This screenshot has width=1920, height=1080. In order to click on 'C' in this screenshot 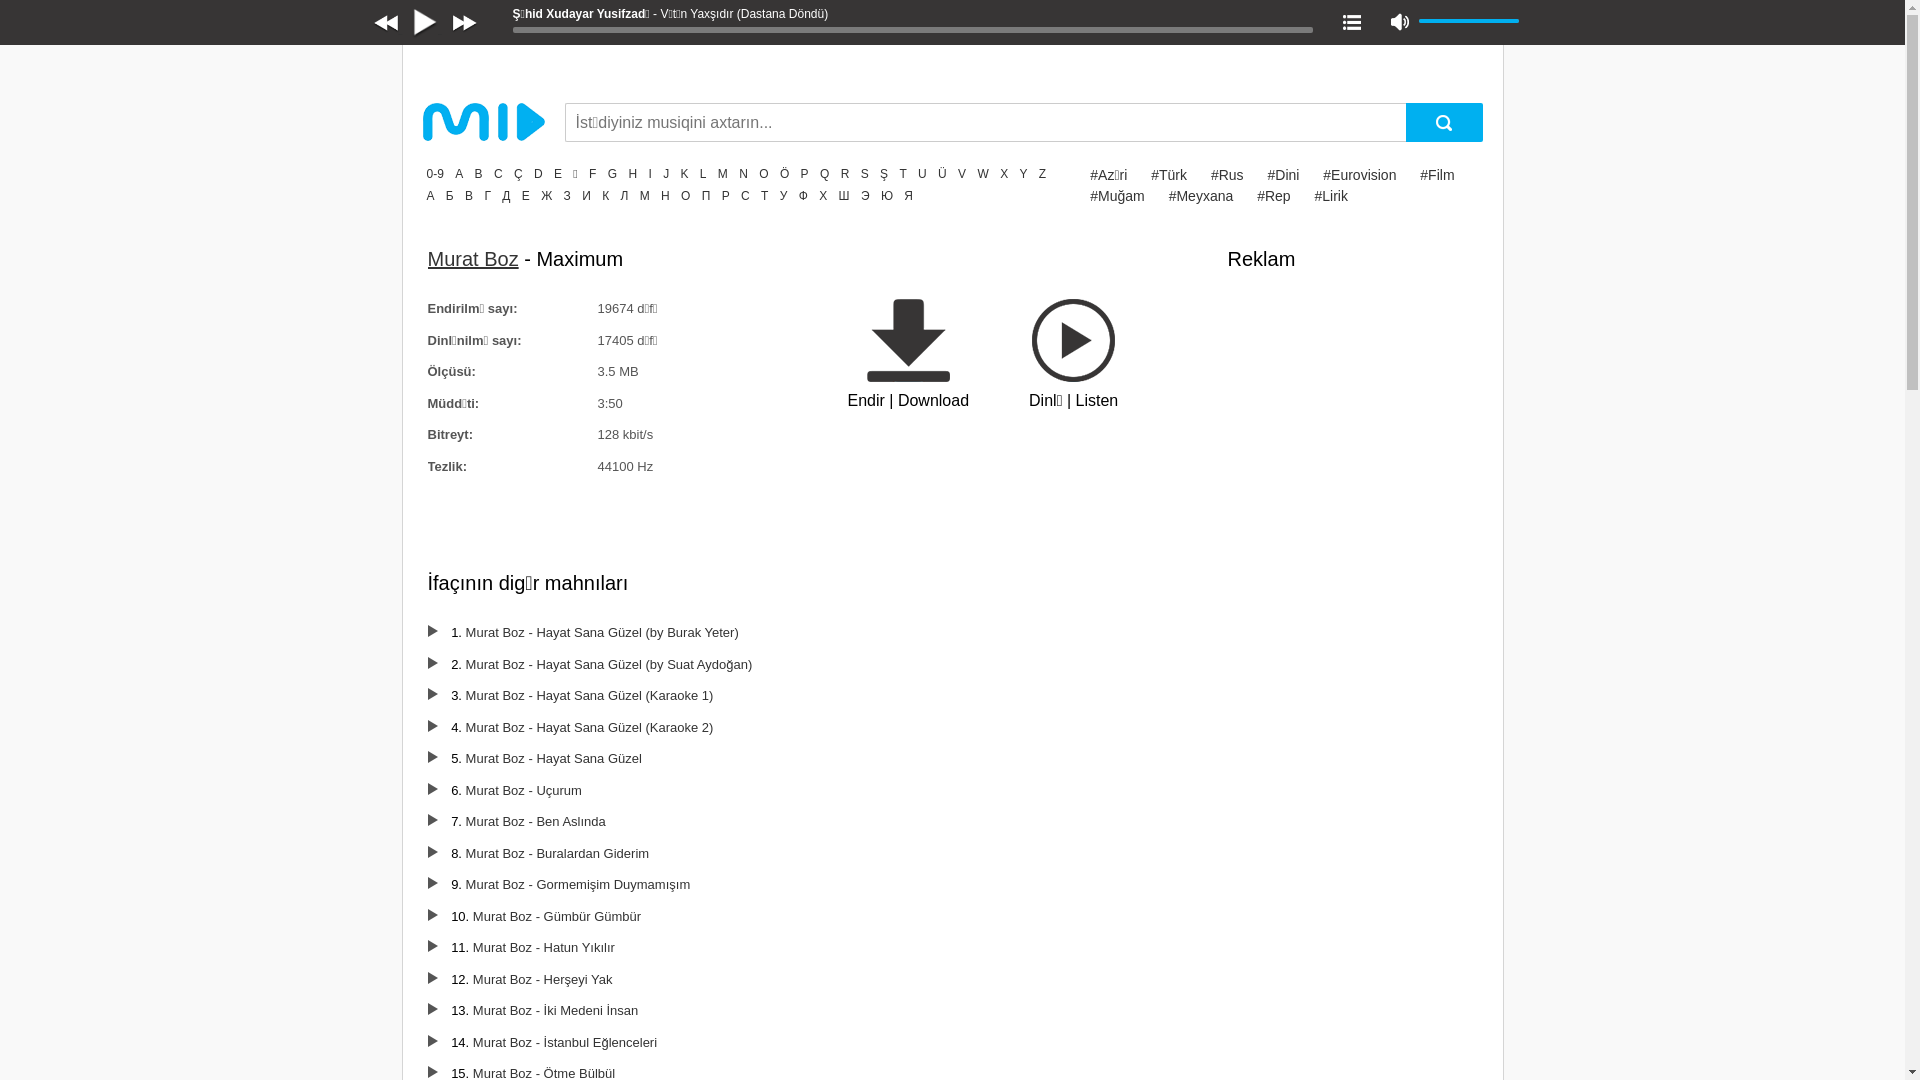, I will do `click(498, 172)`.